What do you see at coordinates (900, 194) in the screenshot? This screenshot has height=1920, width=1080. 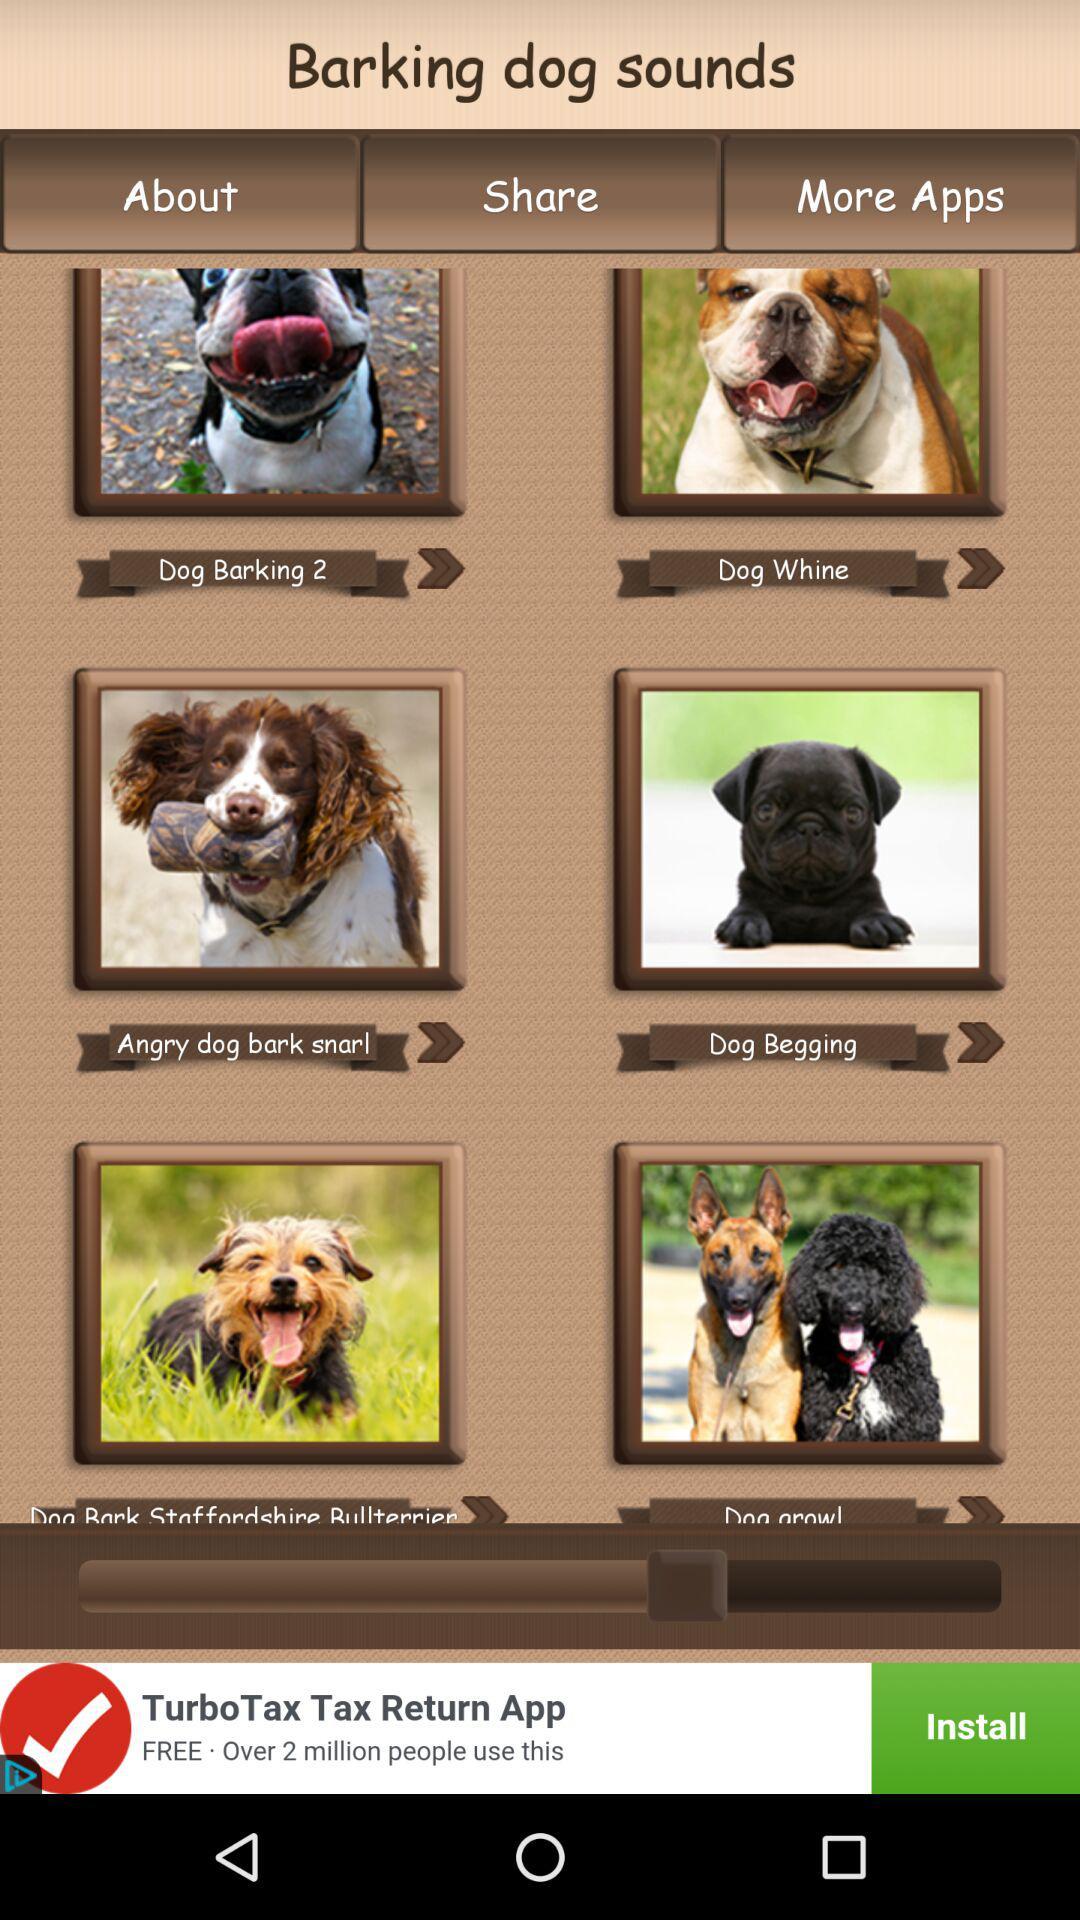 I see `app below the barking dog sounds item` at bounding box center [900, 194].